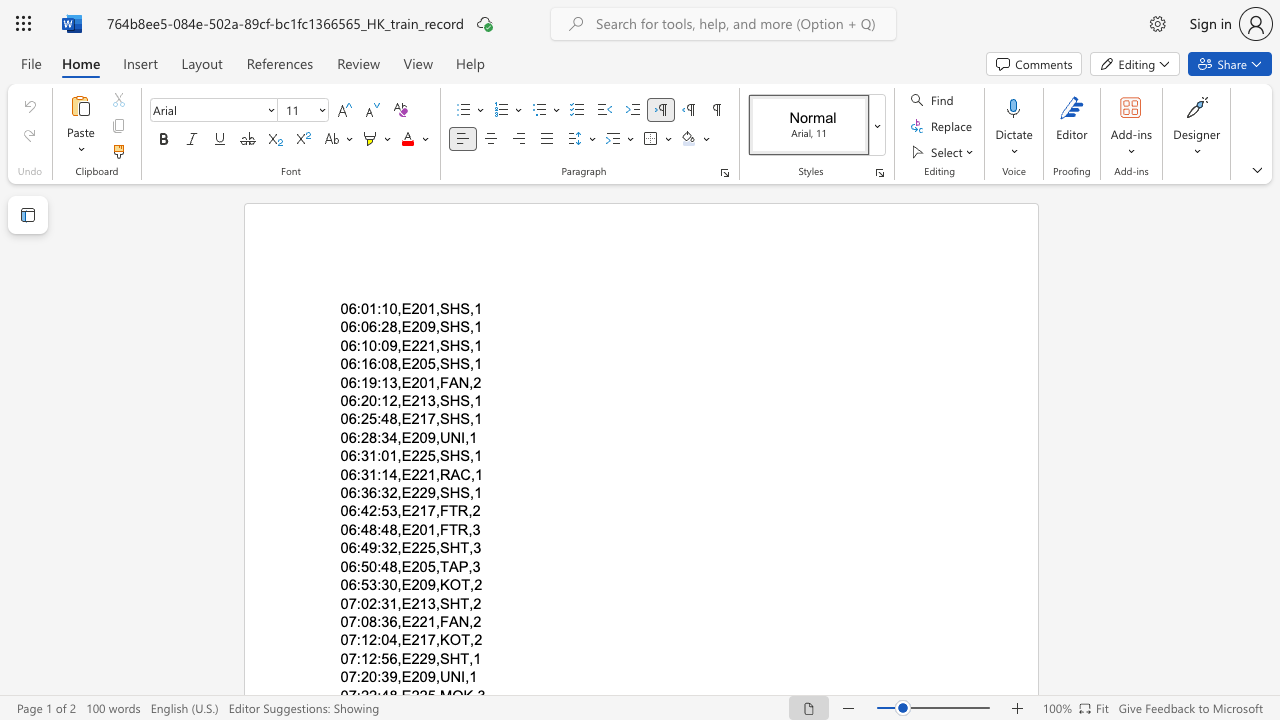 The height and width of the screenshot is (720, 1280). Describe the element at coordinates (369, 474) in the screenshot. I see `the space between the continuous character "3" and "1" in the text` at that location.